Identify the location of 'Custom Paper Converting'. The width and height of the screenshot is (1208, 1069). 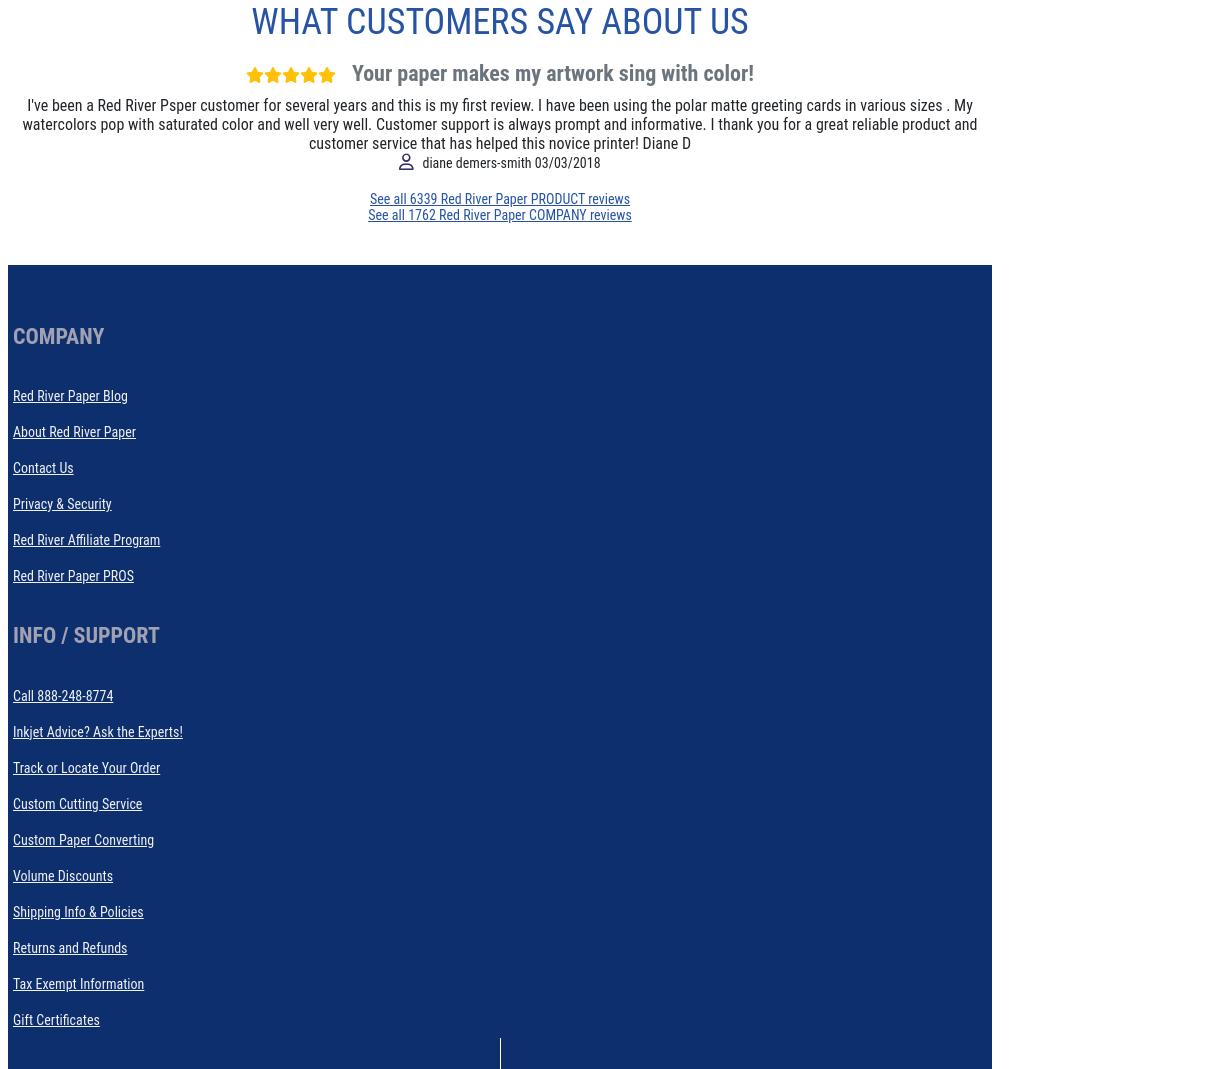
(12, 838).